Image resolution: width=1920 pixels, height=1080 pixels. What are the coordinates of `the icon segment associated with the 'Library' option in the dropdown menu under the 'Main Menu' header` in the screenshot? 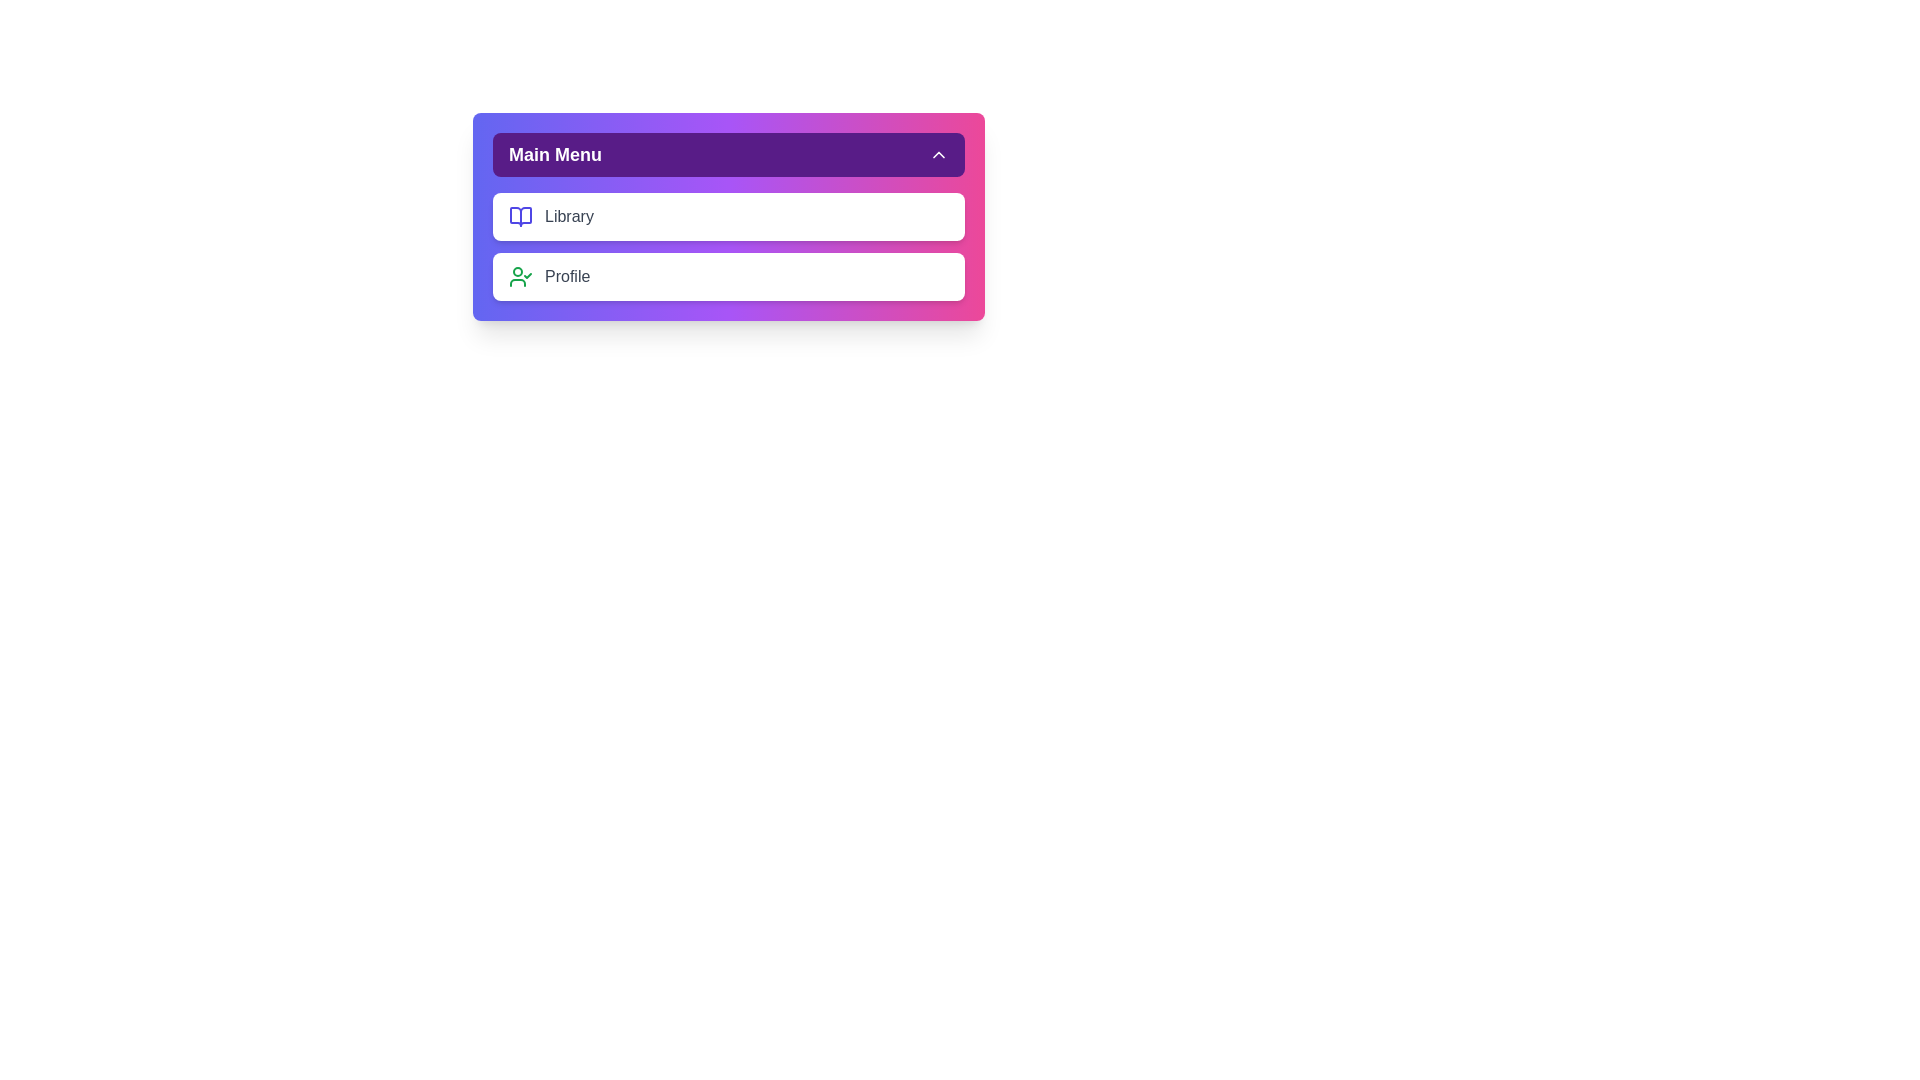 It's located at (521, 216).